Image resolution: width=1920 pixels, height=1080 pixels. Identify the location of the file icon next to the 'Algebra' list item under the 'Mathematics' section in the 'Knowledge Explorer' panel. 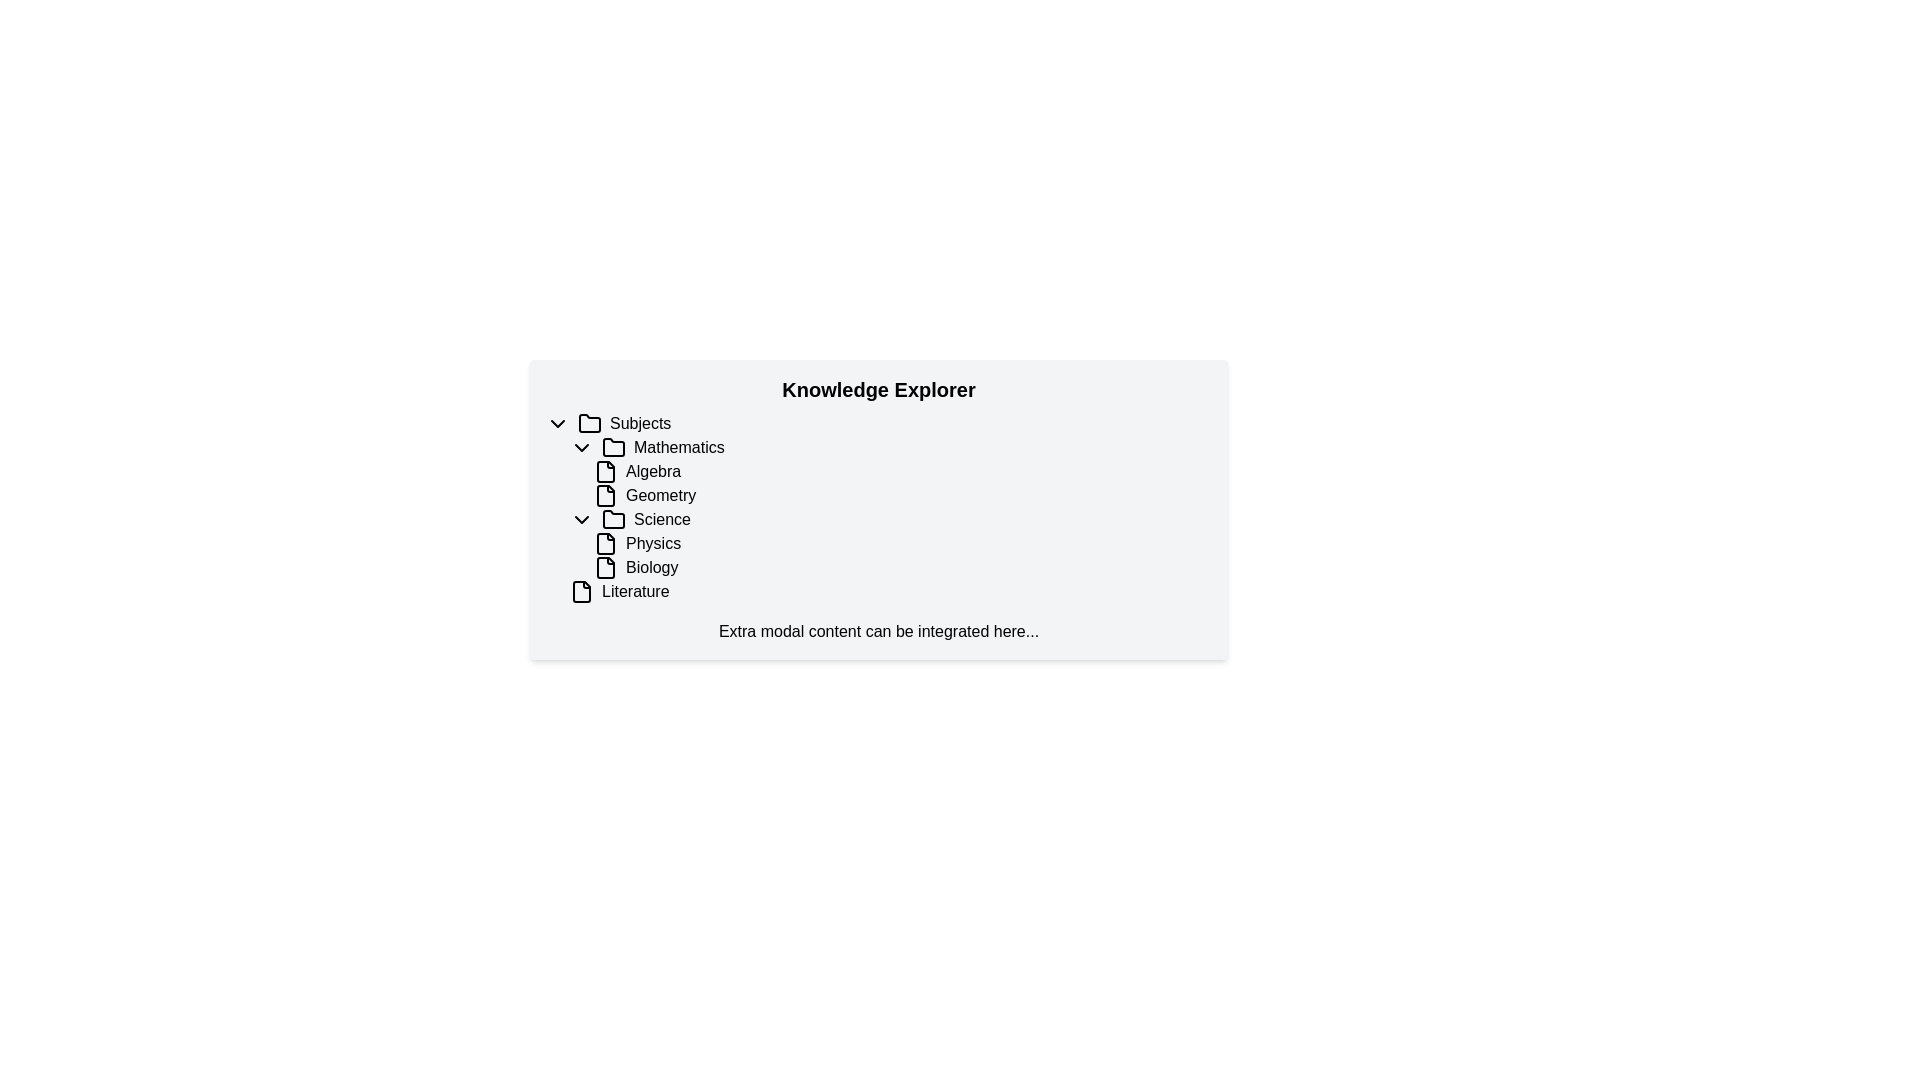
(604, 471).